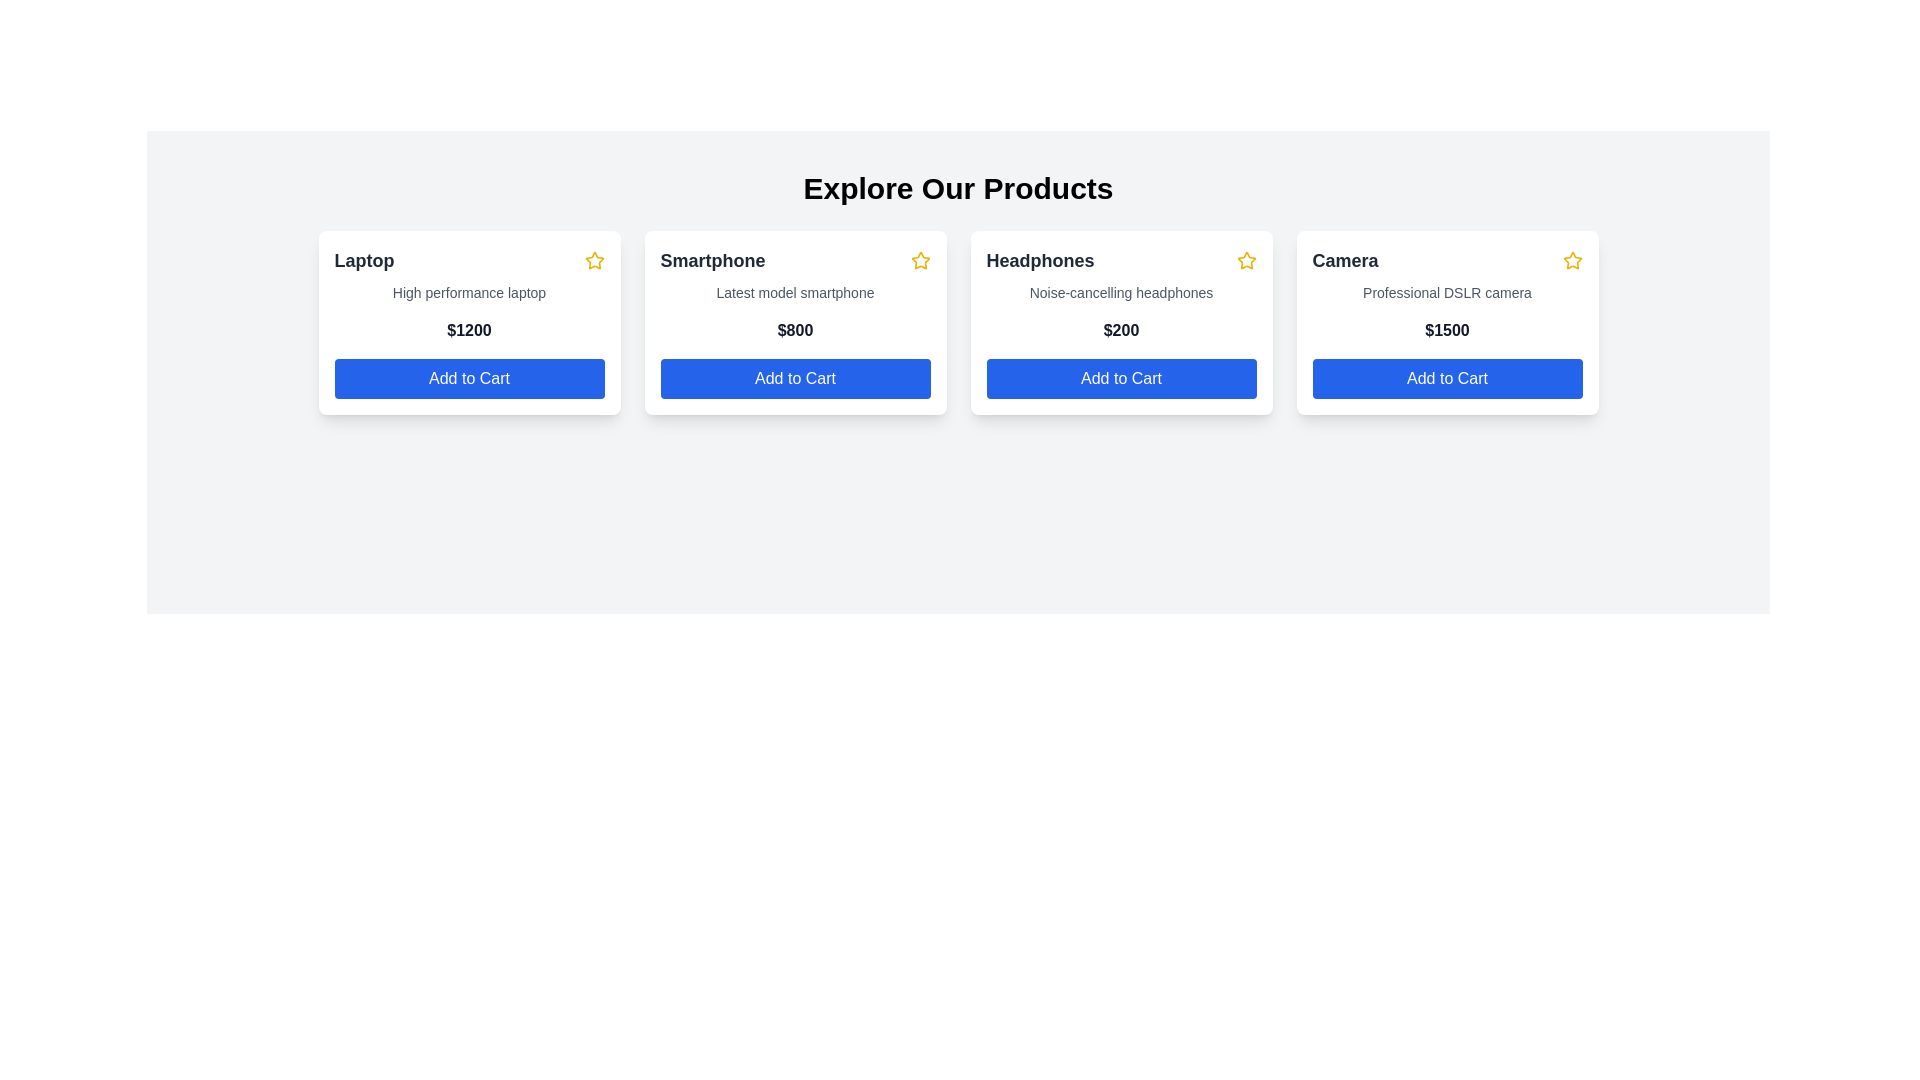  Describe the element at coordinates (794, 378) in the screenshot. I see `the 'Add to Cart' button located at the bottom of the 'Smartphone' product card, beneath the price '$800'` at that location.